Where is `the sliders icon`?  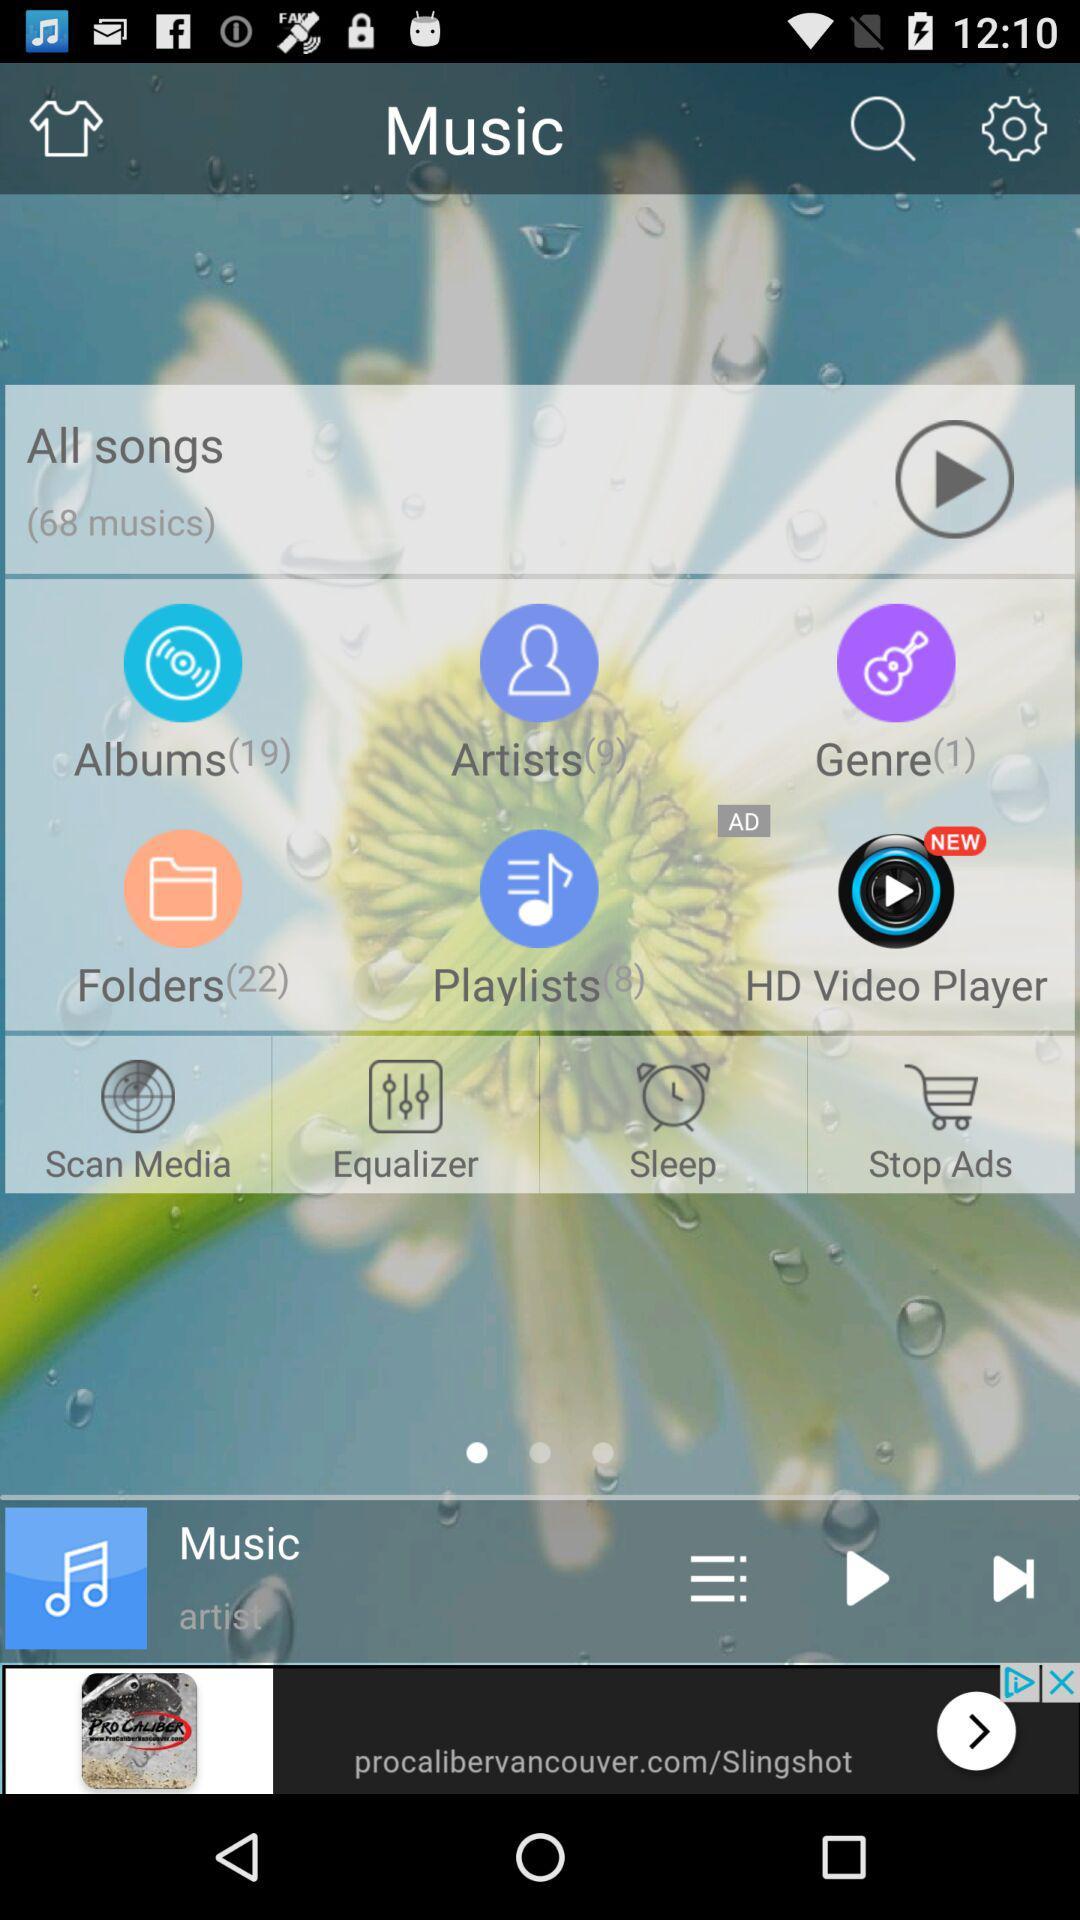 the sliders icon is located at coordinates (717, 1688).